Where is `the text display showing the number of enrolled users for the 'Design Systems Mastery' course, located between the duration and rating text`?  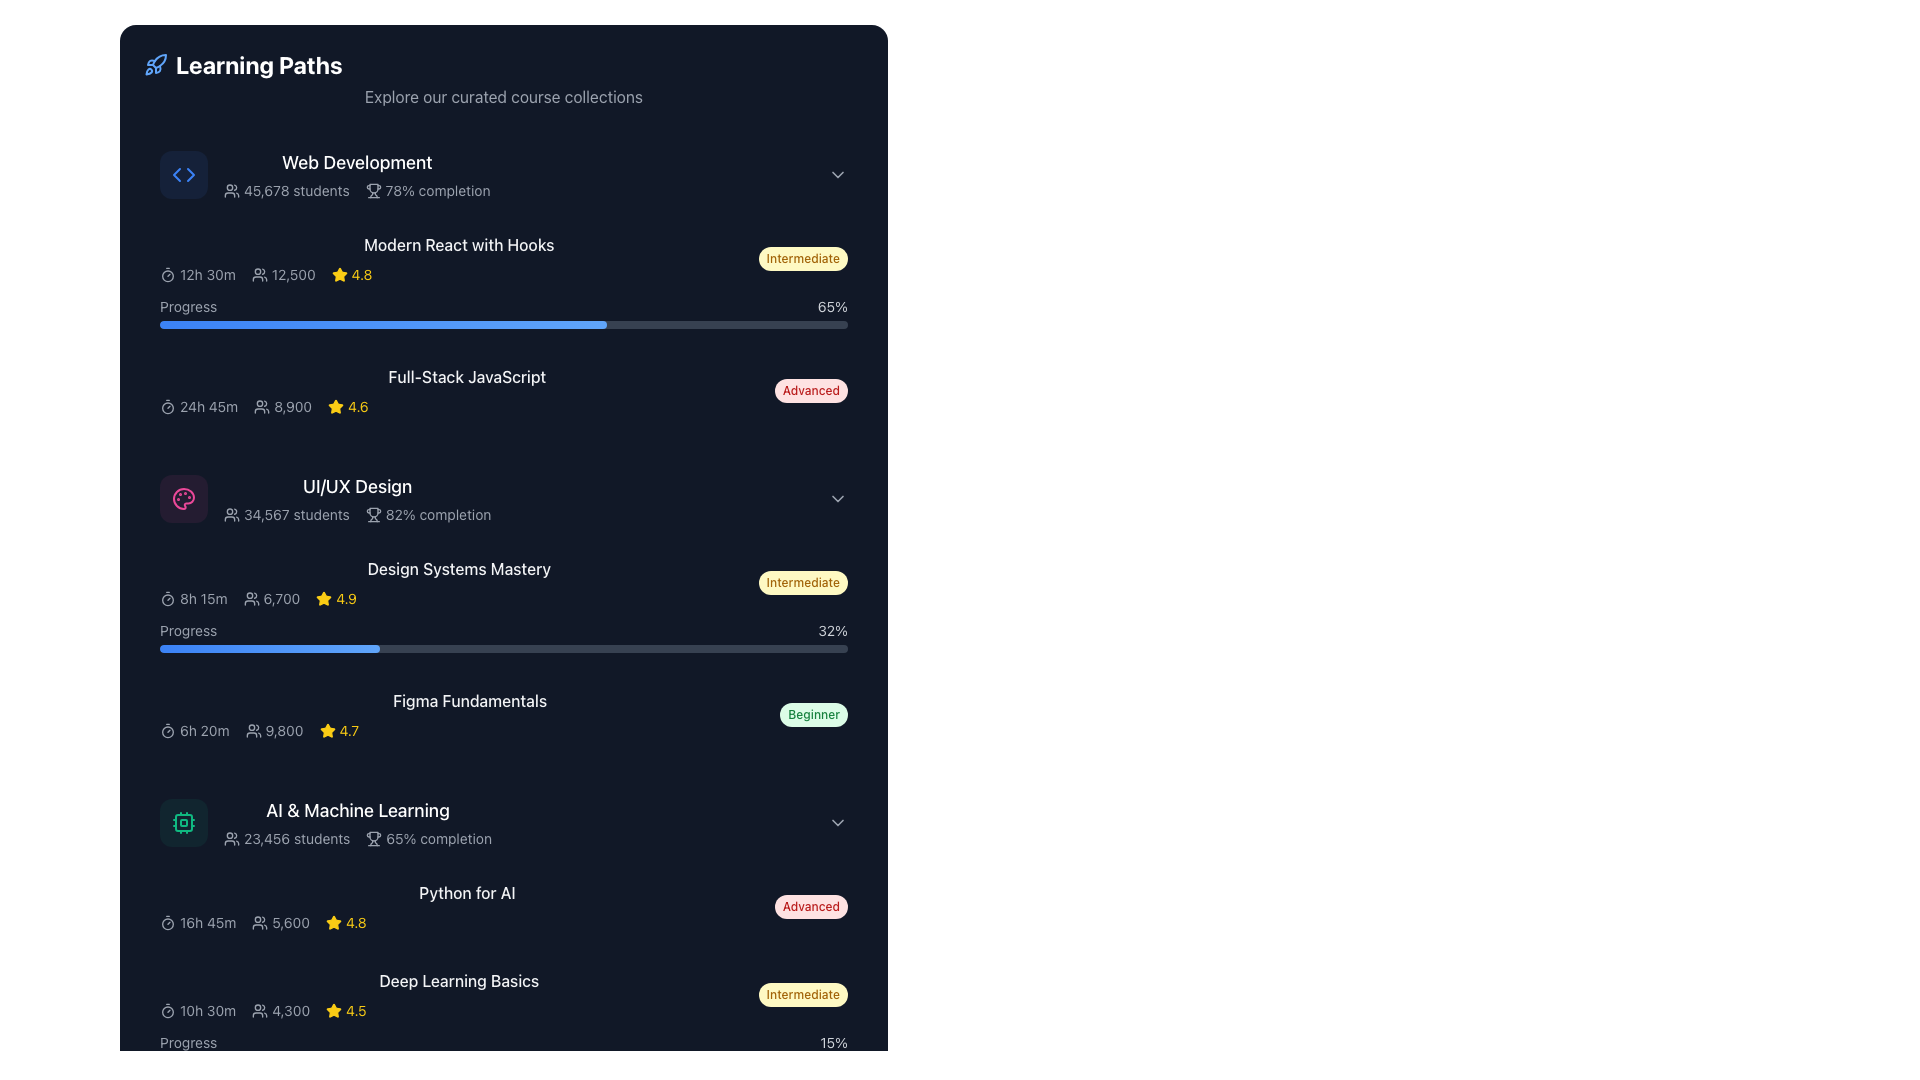 the text display showing the number of enrolled users for the 'Design Systems Mastery' course, located between the duration and rating text is located at coordinates (270, 597).